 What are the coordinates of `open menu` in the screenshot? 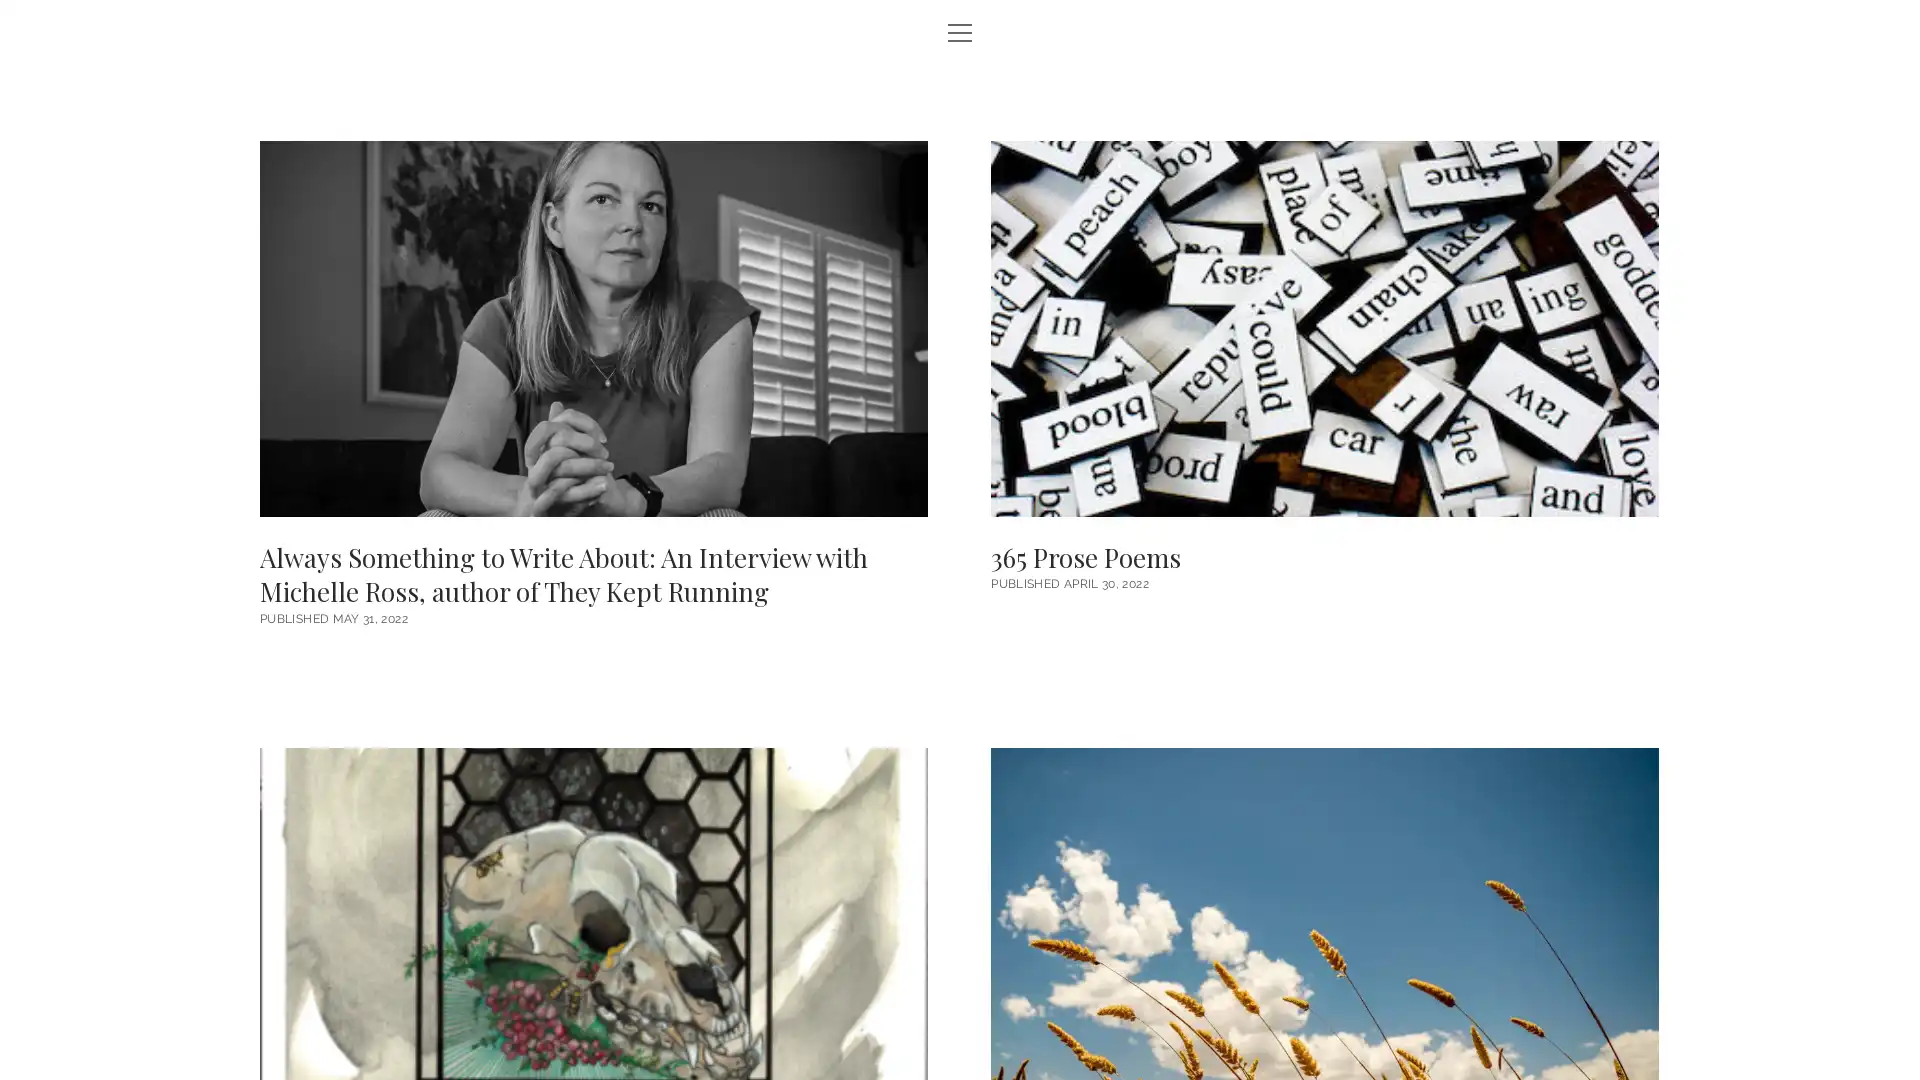 It's located at (960, 34).